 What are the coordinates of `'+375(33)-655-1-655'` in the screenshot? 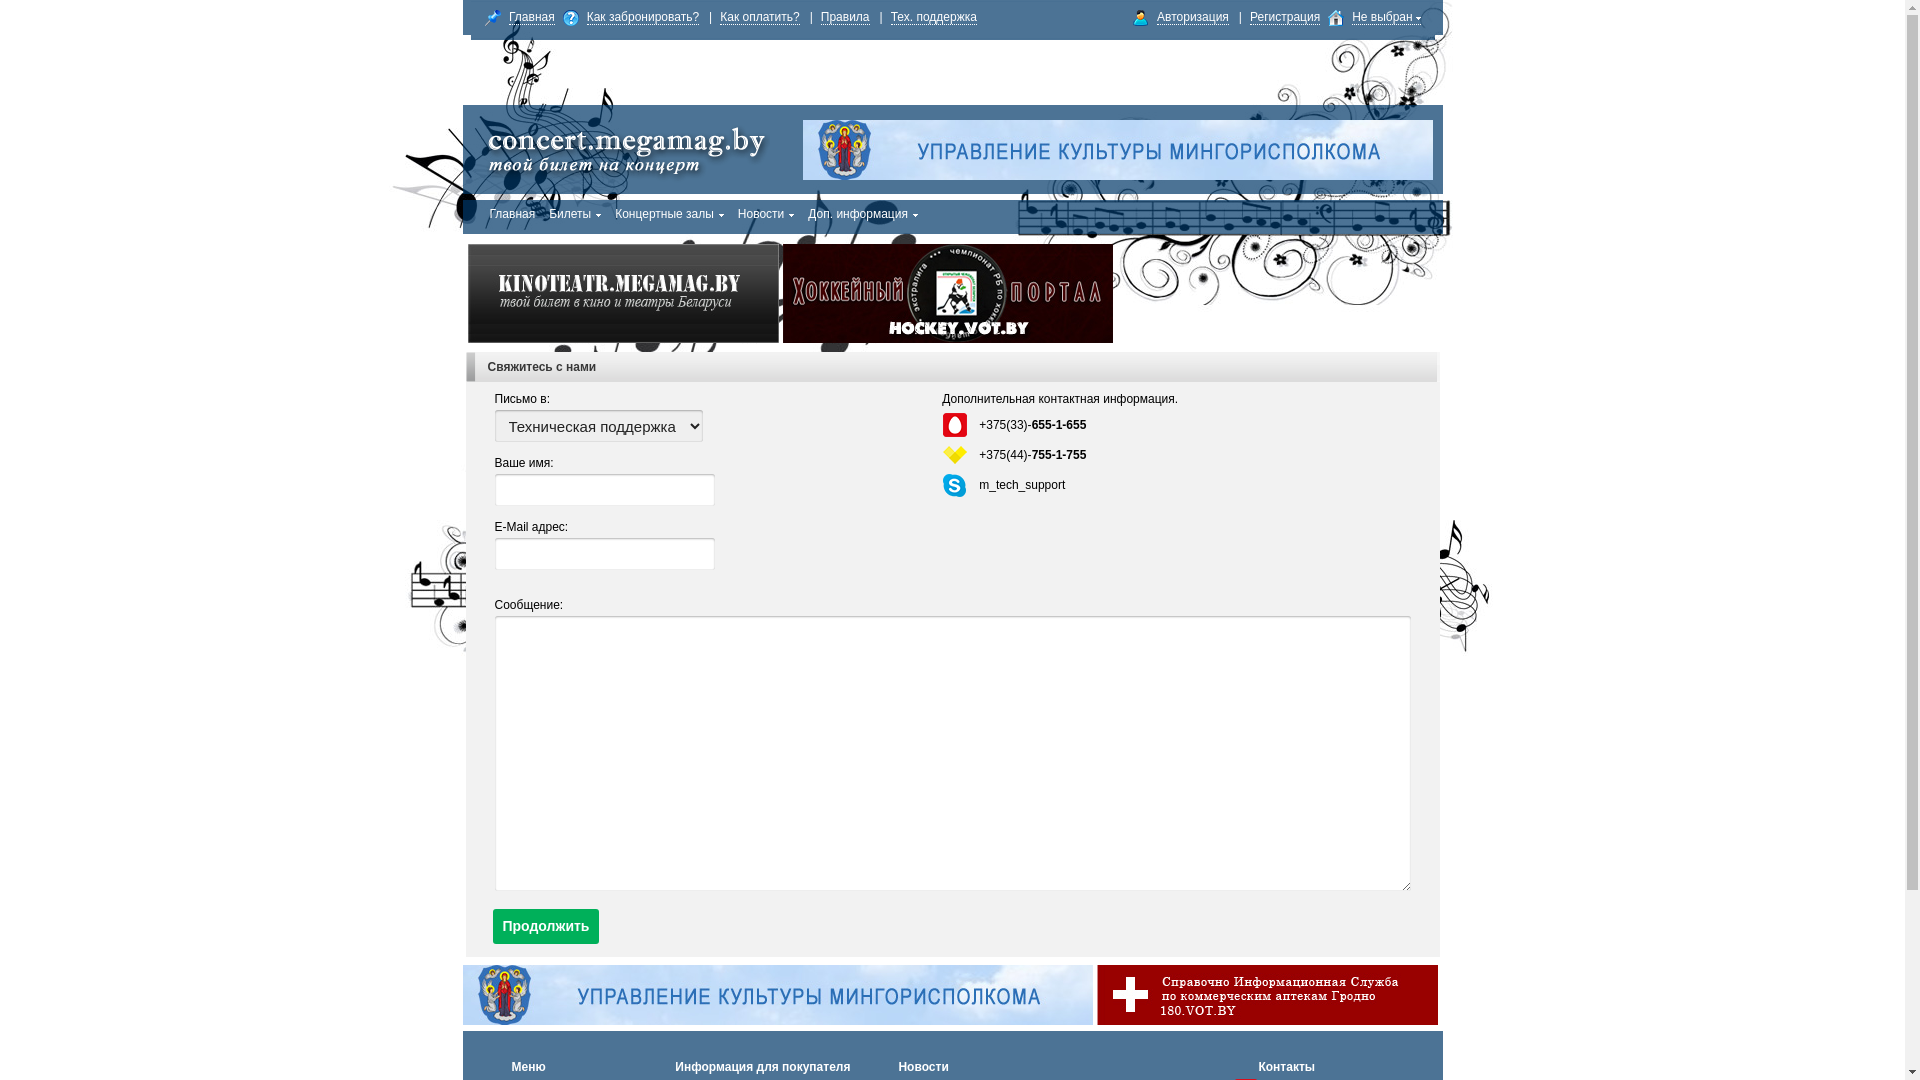 It's located at (1032, 423).